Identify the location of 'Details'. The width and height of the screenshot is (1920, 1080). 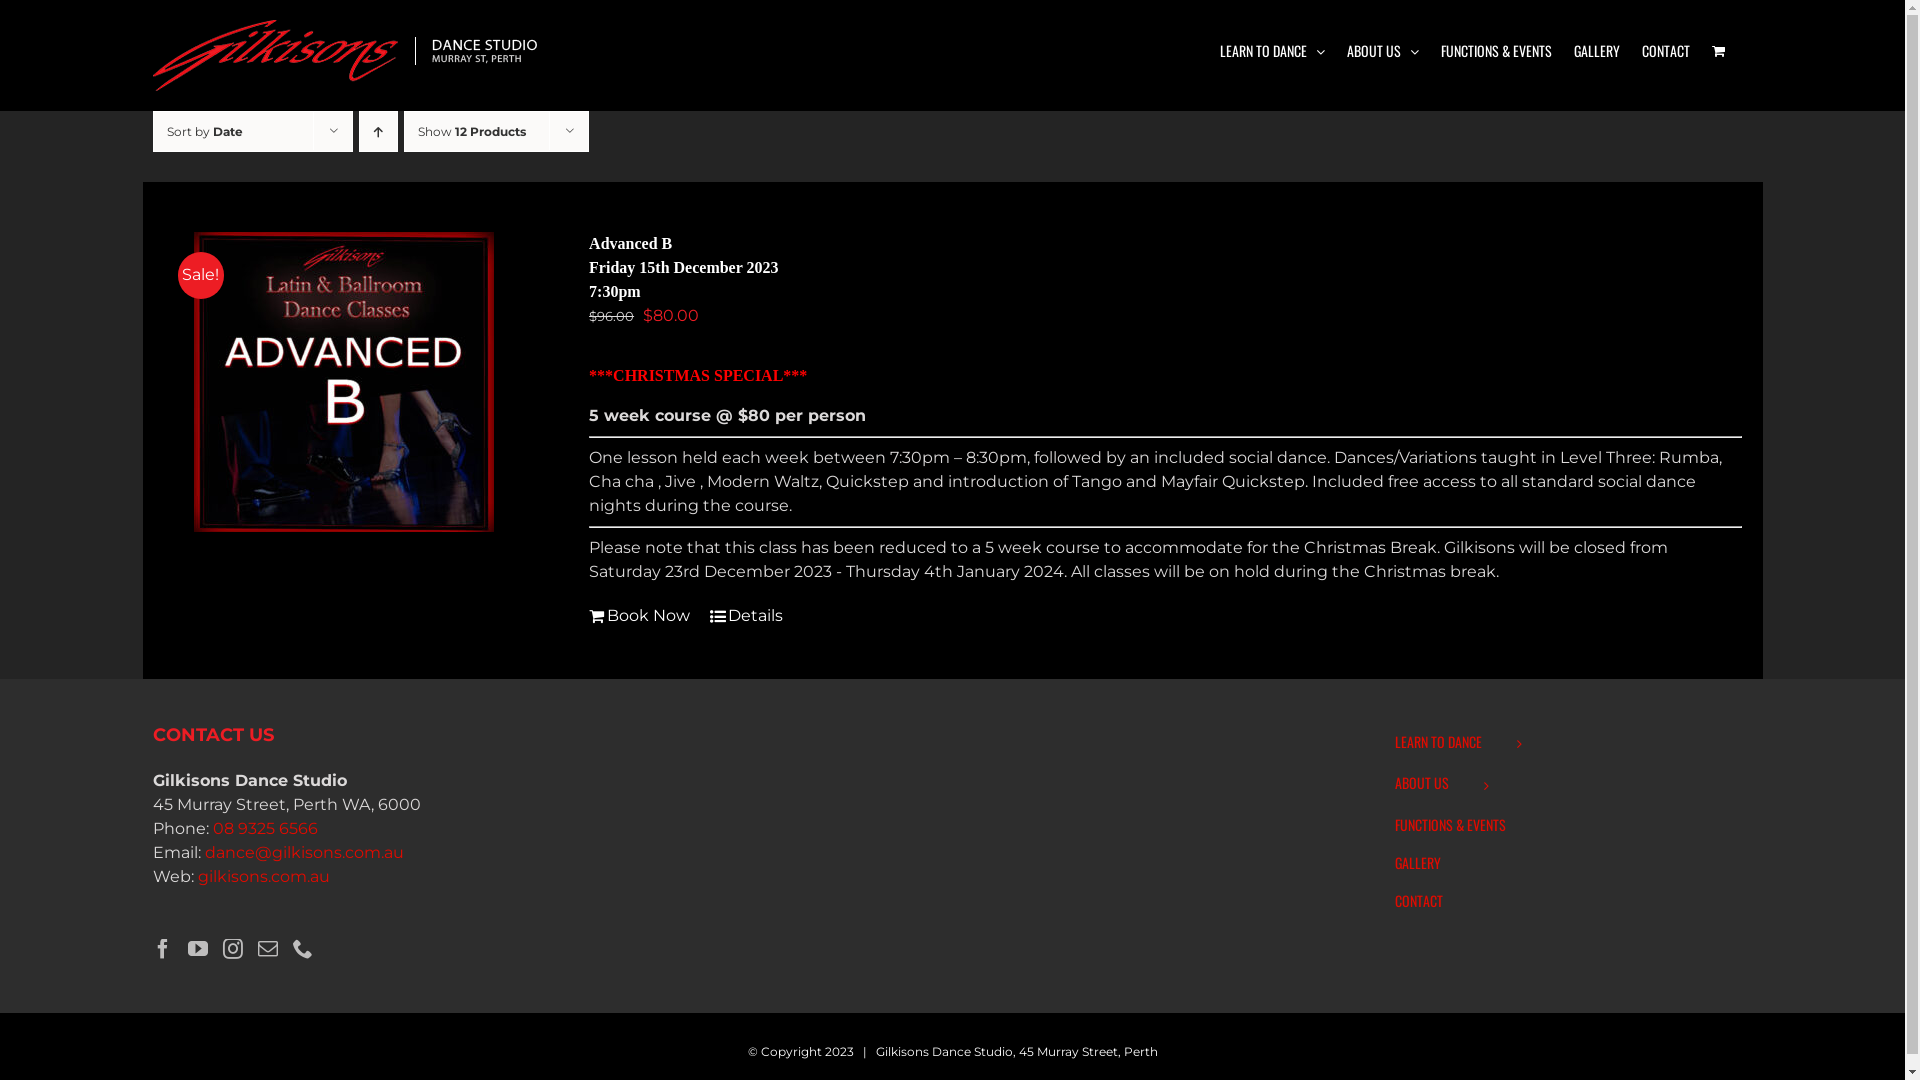
(745, 615).